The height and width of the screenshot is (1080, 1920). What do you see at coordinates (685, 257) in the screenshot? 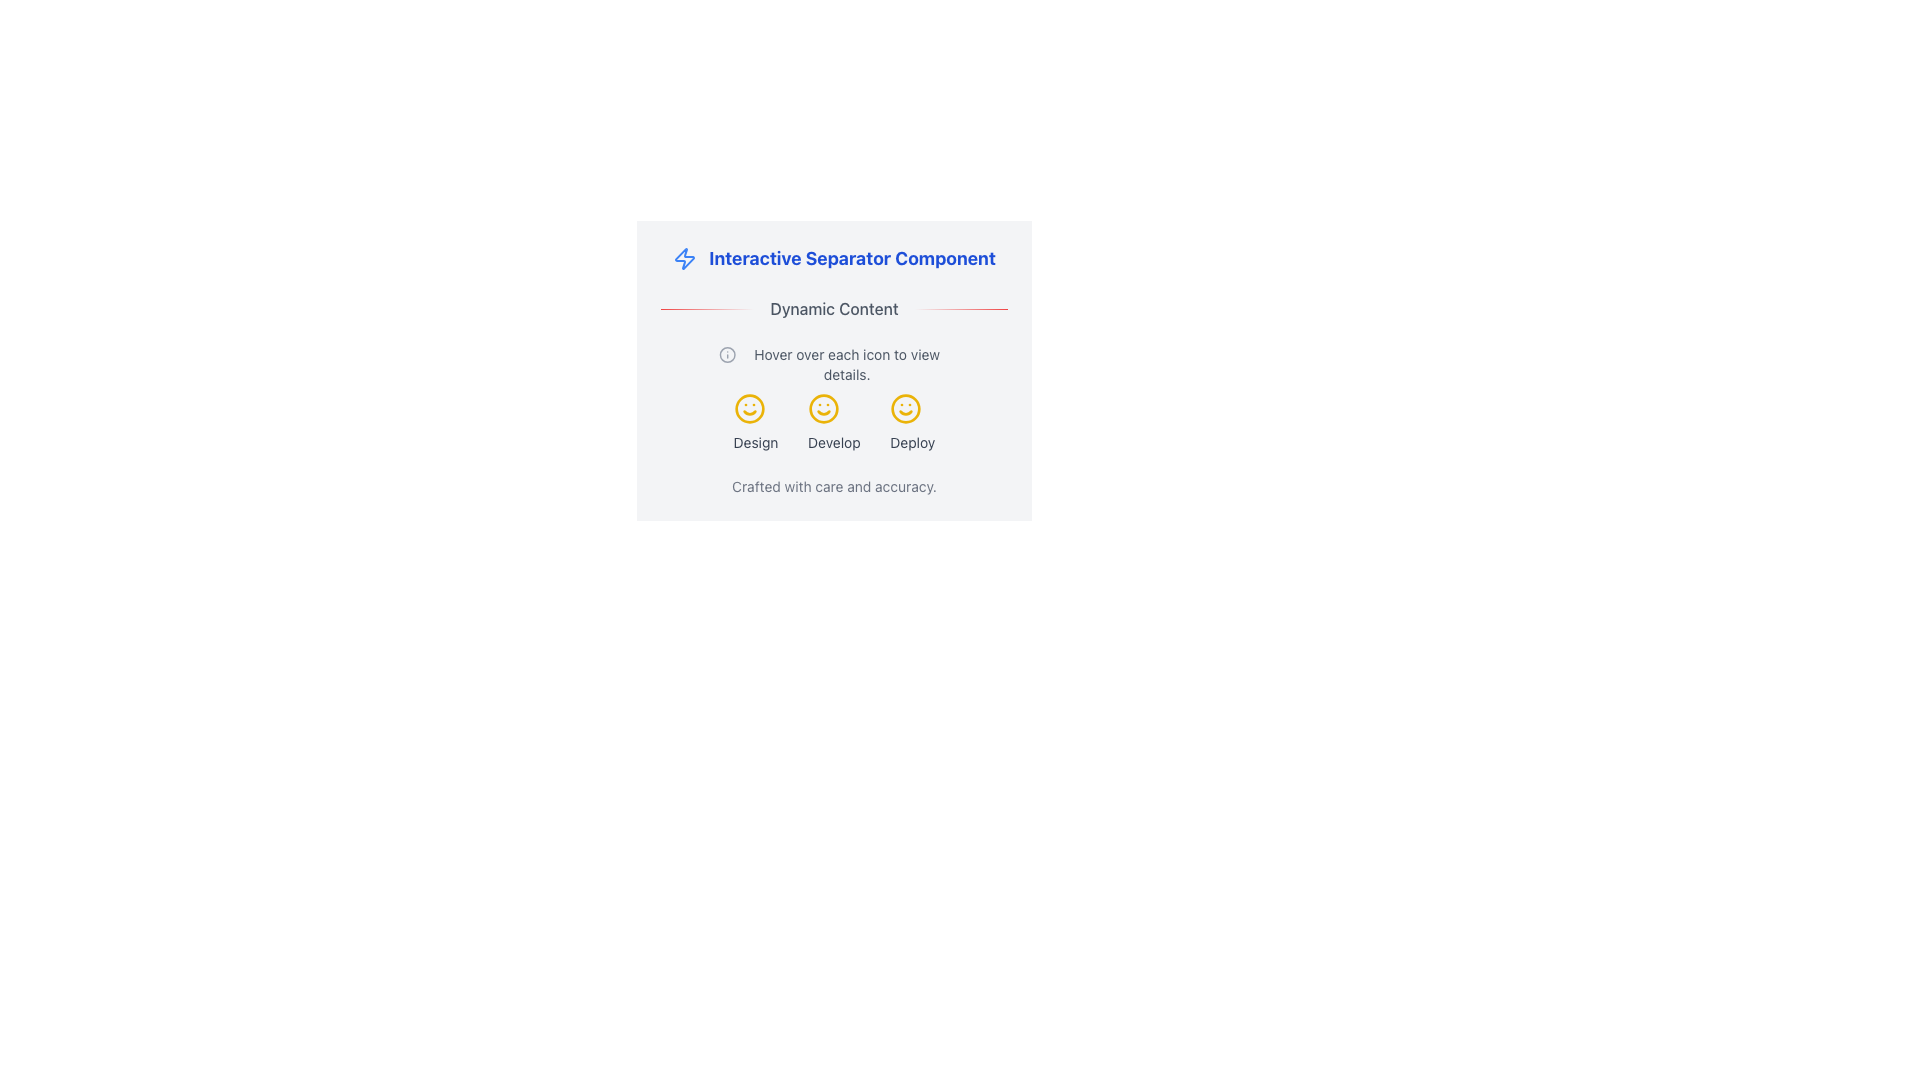
I see `the branding icon located to the left of the title text 'Interactive Separator Component'` at bounding box center [685, 257].